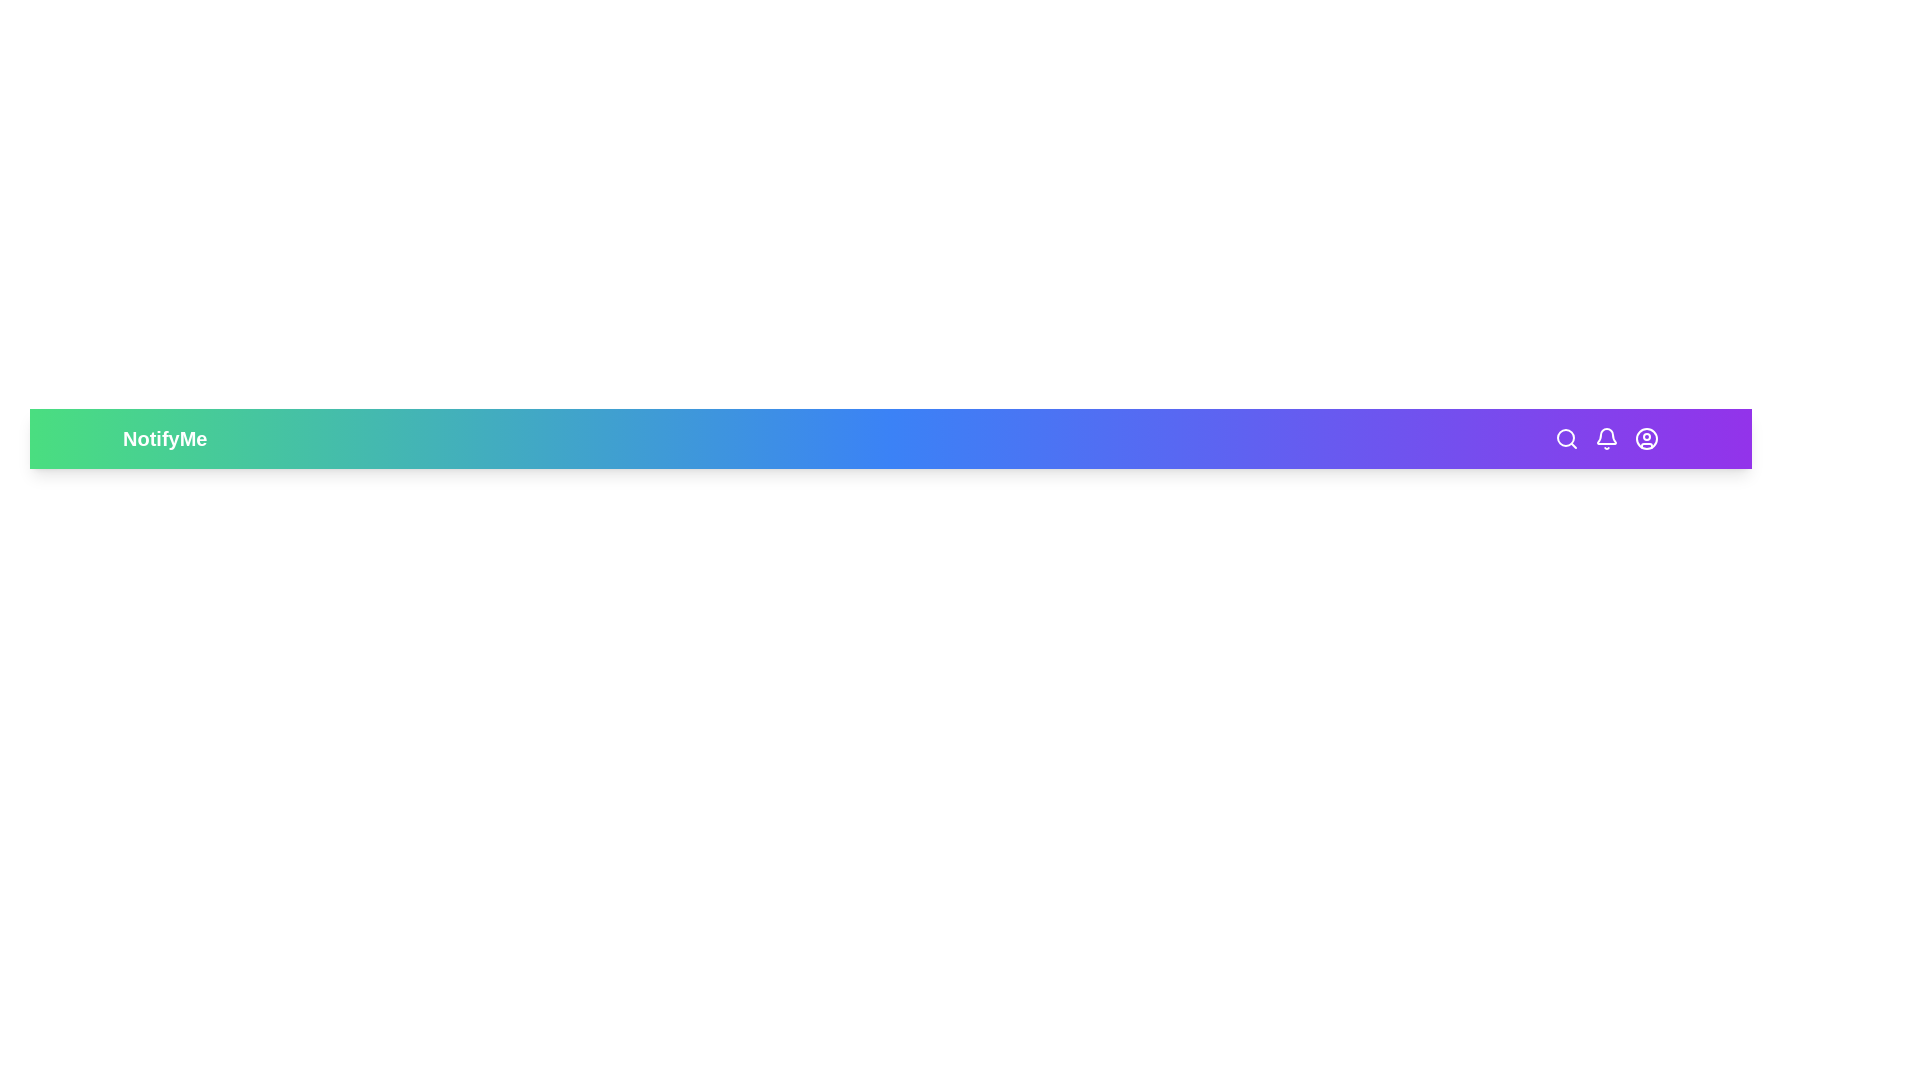 The image size is (1920, 1080). I want to click on the bell icon to view notifications, so click(1607, 438).